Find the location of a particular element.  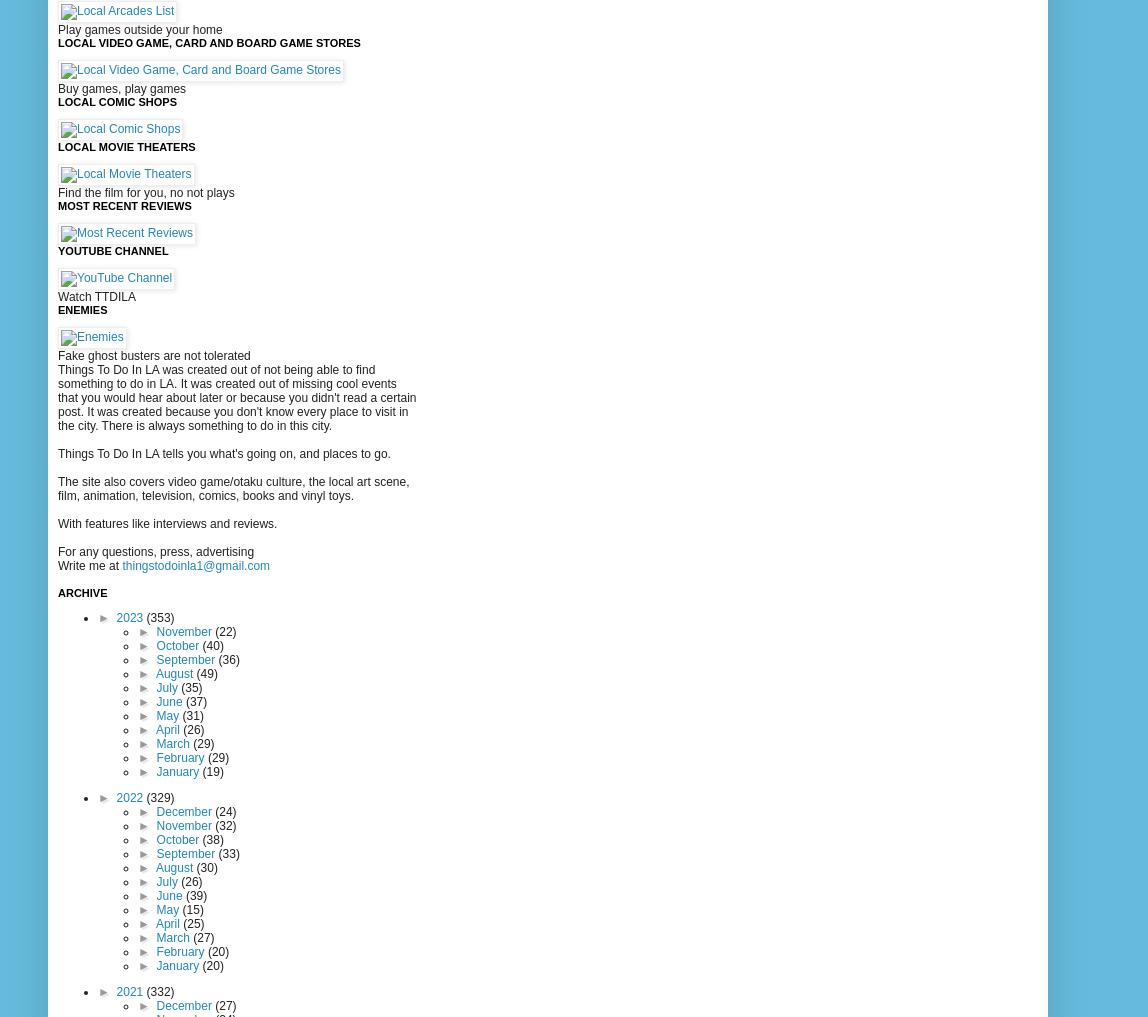

'2022' is located at coordinates (130, 796).